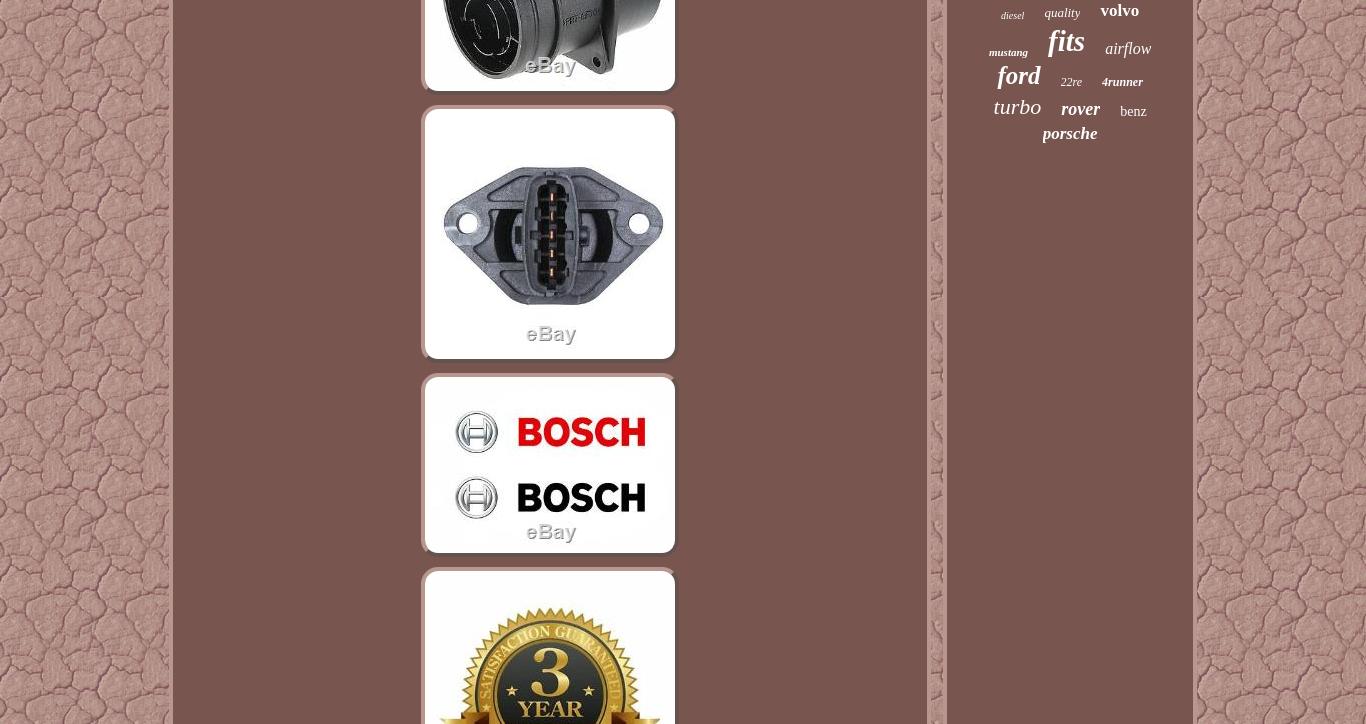 The image size is (1366, 724). What do you see at coordinates (1061, 12) in the screenshot?
I see `'quality'` at bounding box center [1061, 12].